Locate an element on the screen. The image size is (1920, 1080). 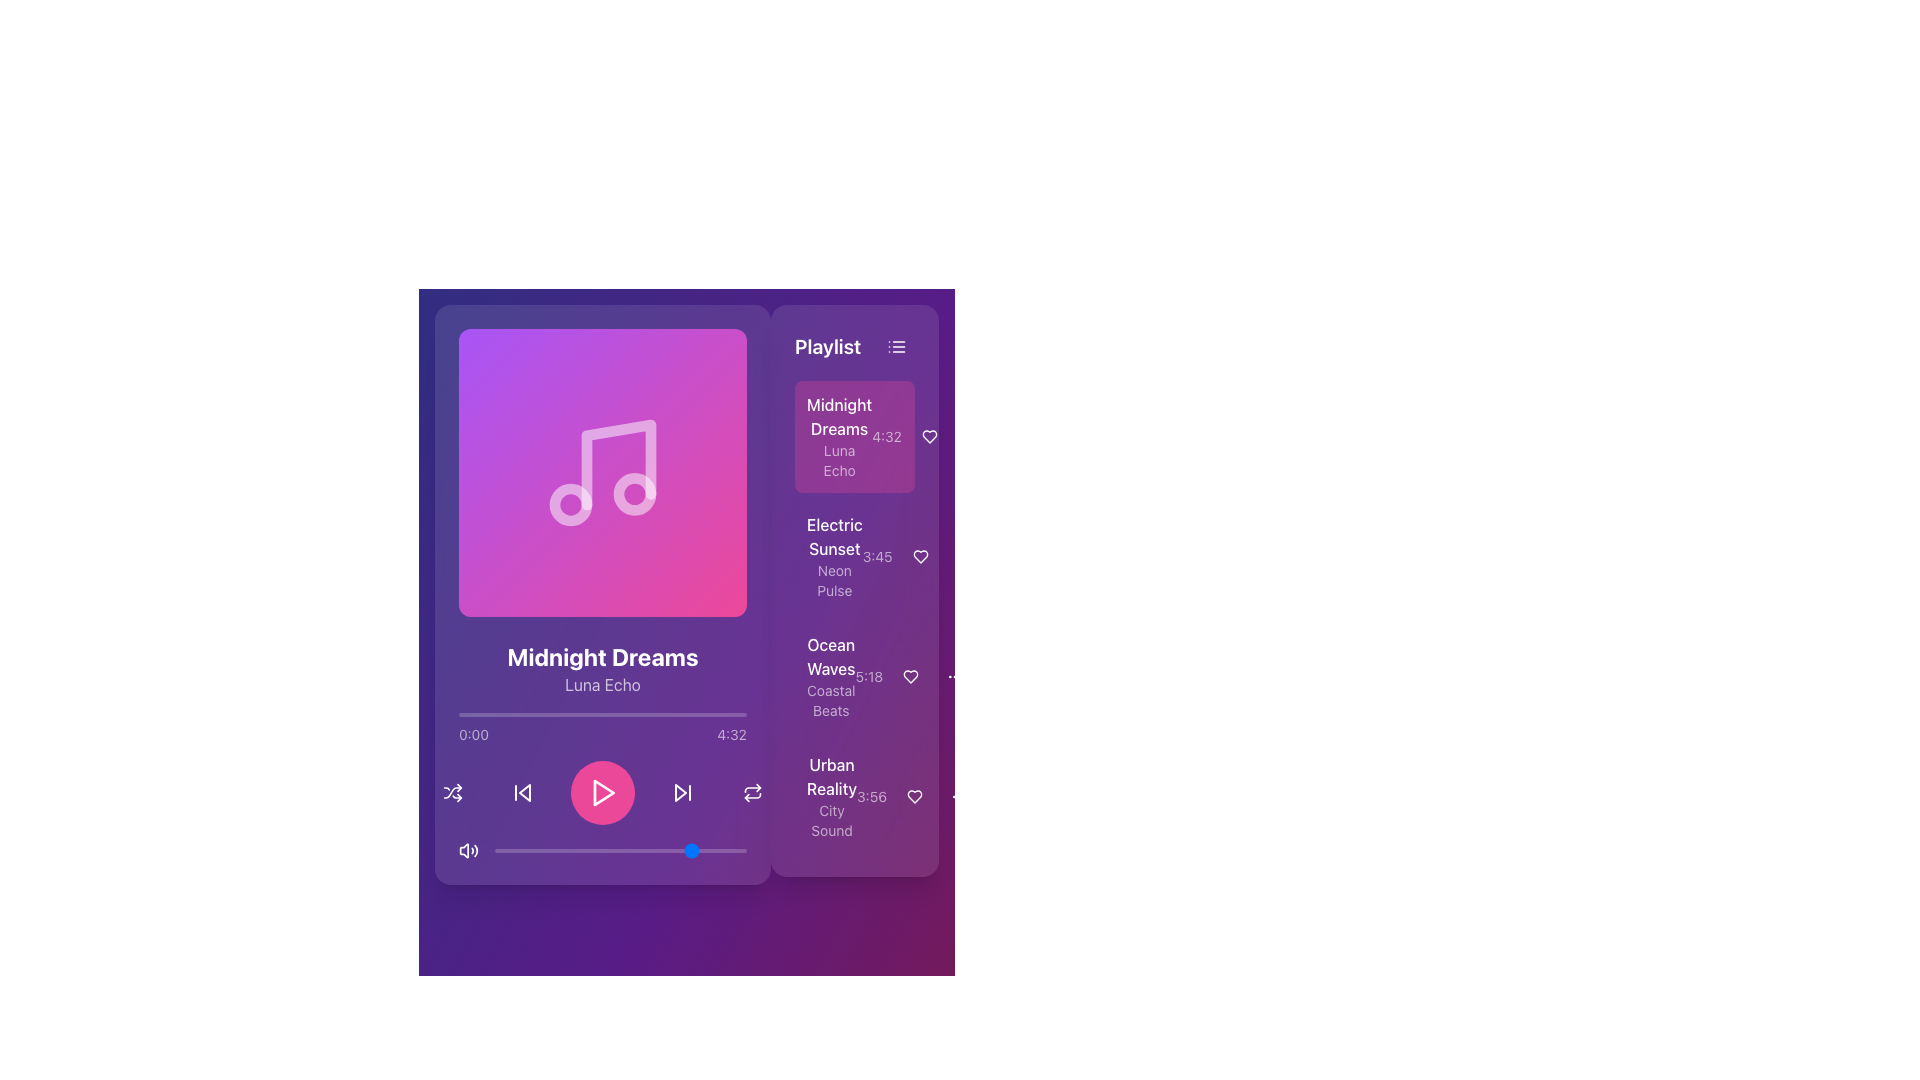
the slider is located at coordinates (547, 851).